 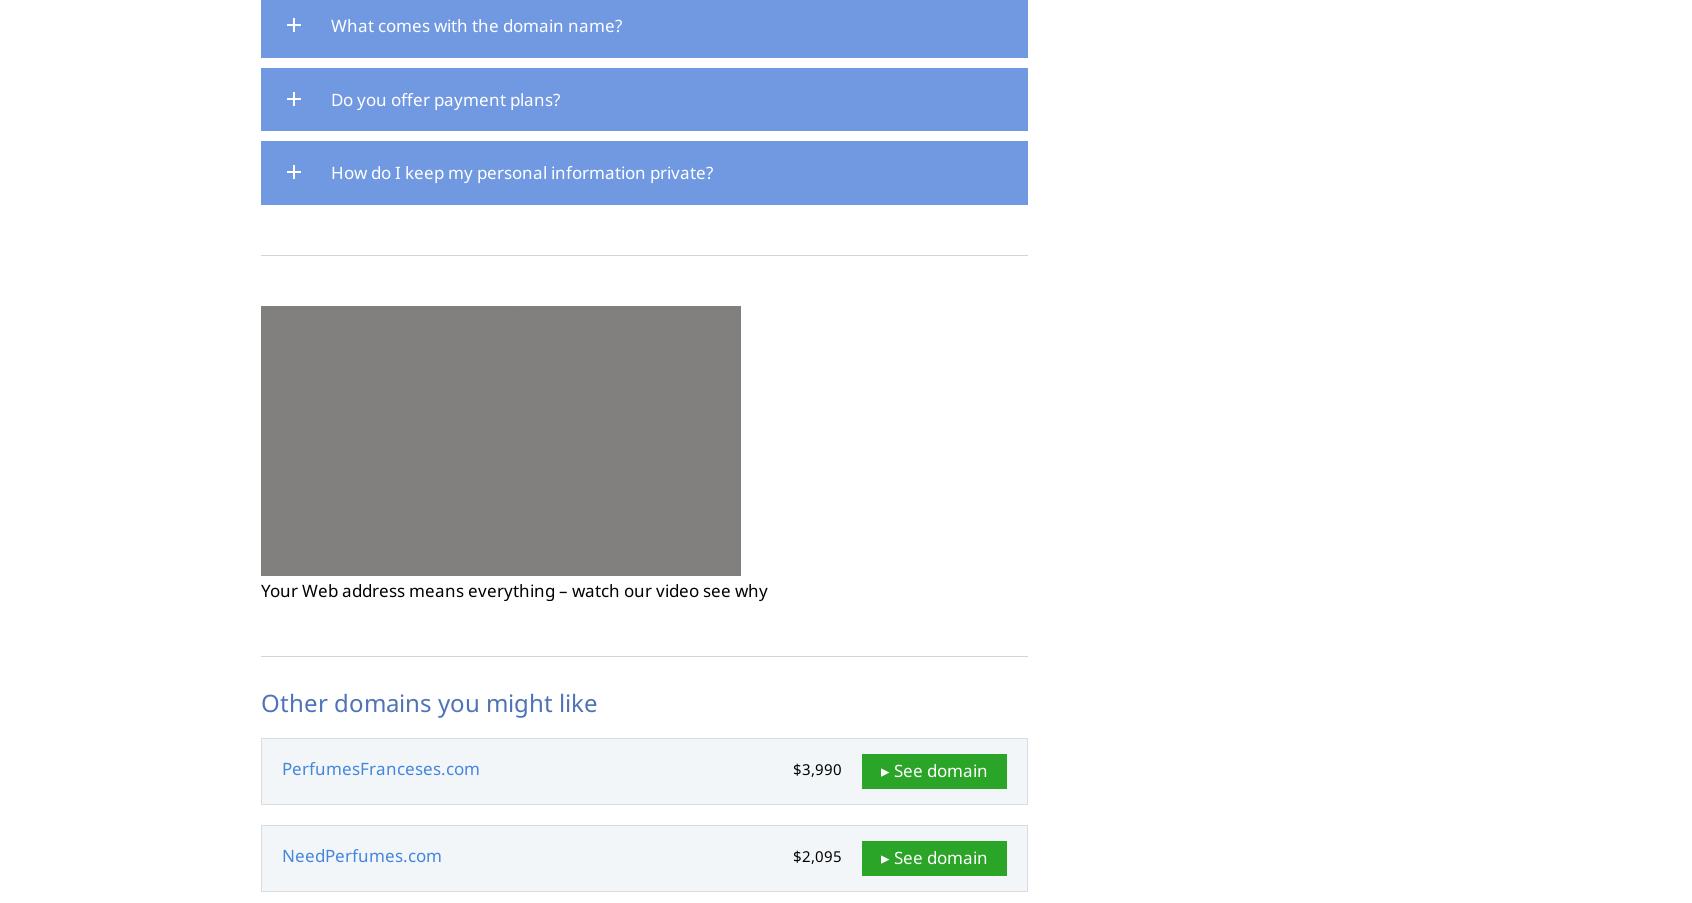 What do you see at coordinates (514, 590) in the screenshot?
I see `'Your Web address means everything – watch our video see why'` at bounding box center [514, 590].